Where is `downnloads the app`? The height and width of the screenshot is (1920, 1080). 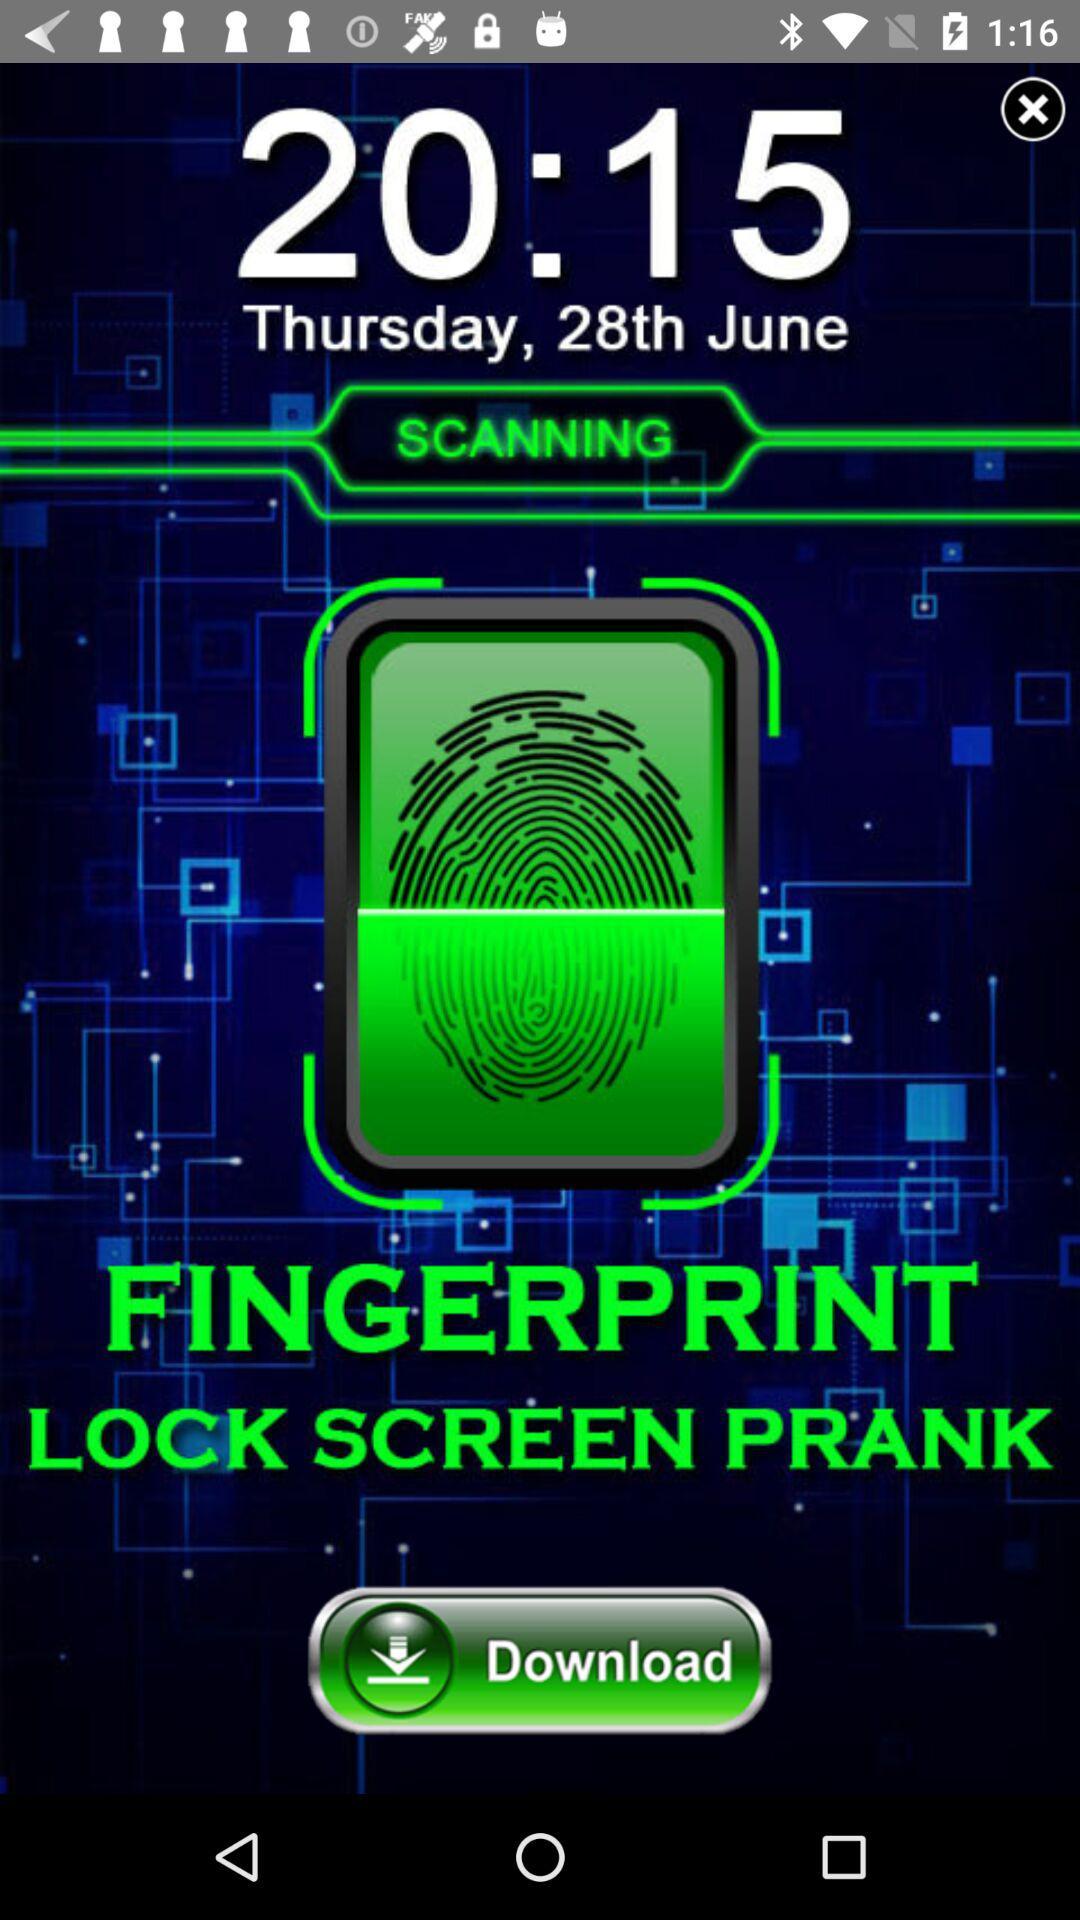
downnloads the app is located at coordinates (540, 1661).